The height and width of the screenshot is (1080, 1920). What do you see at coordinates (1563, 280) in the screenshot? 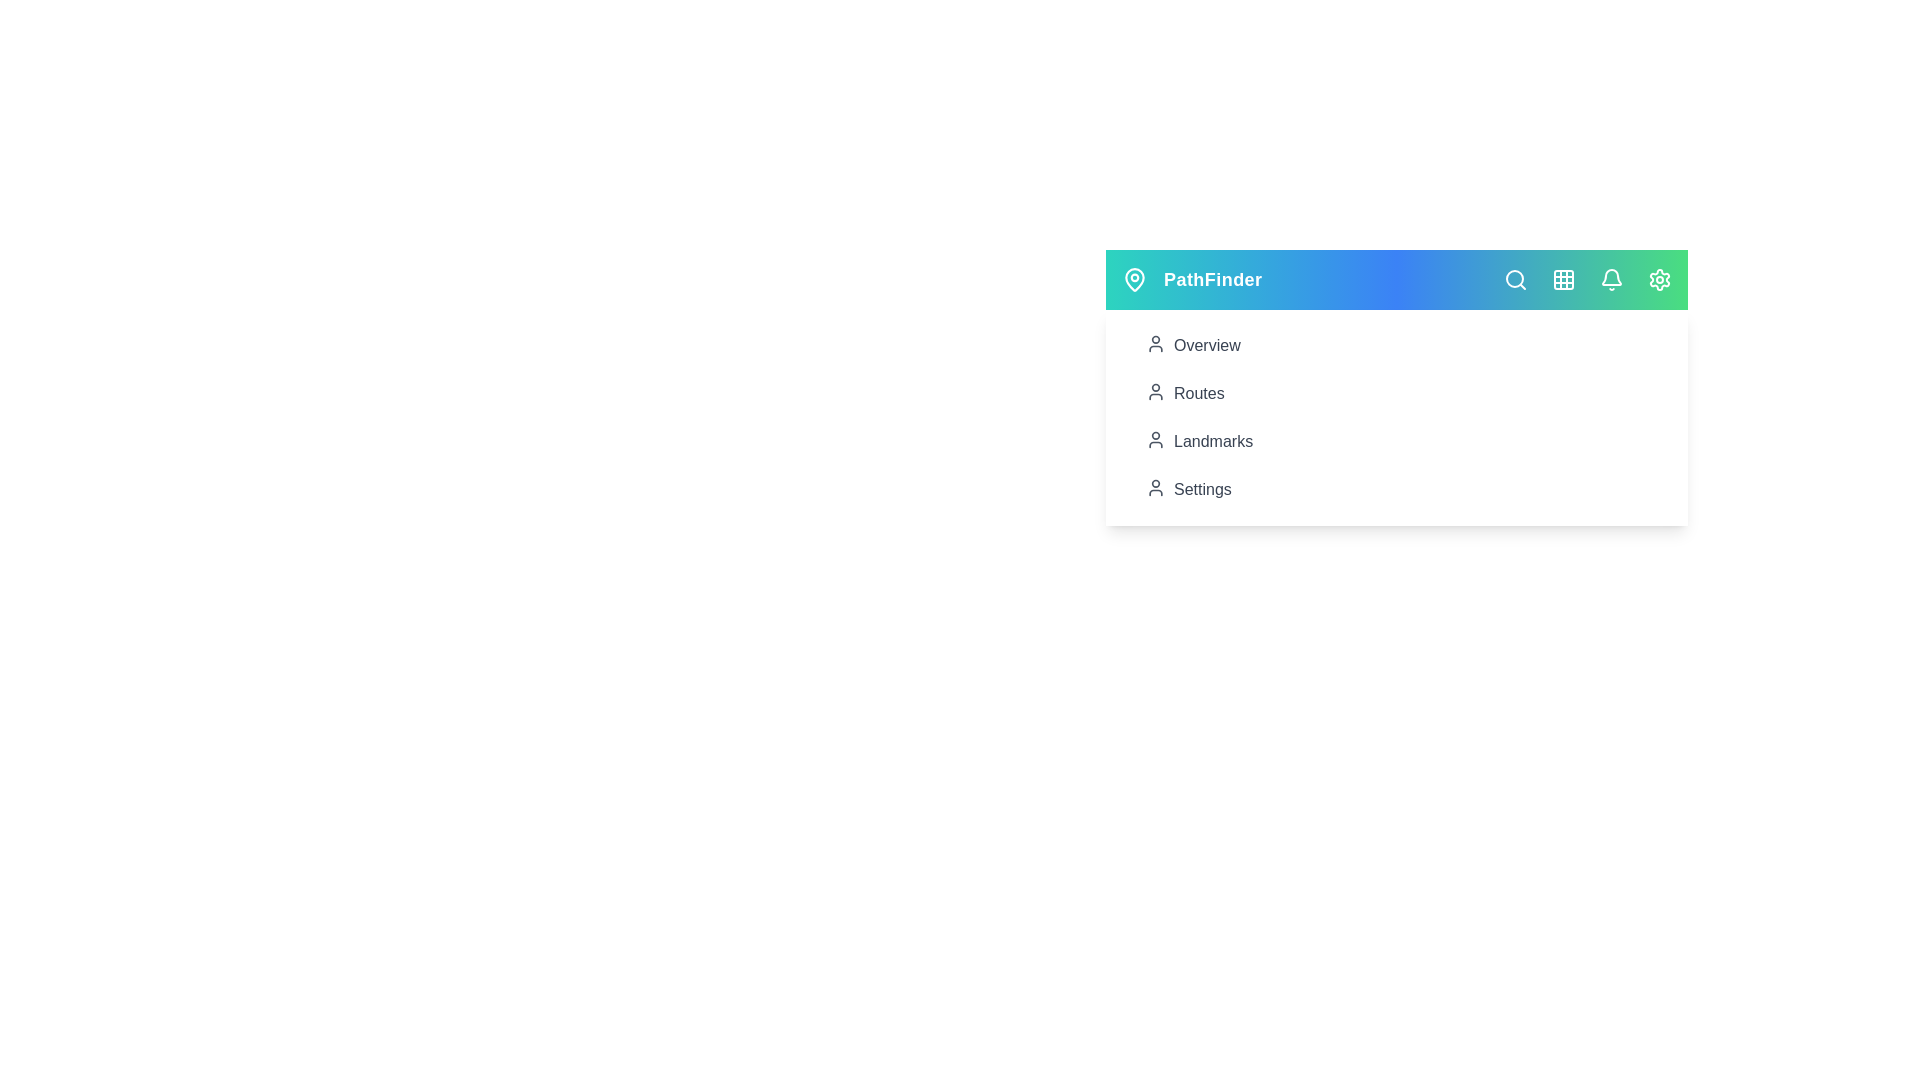
I see `the grid icon to switch to grid view` at bounding box center [1563, 280].